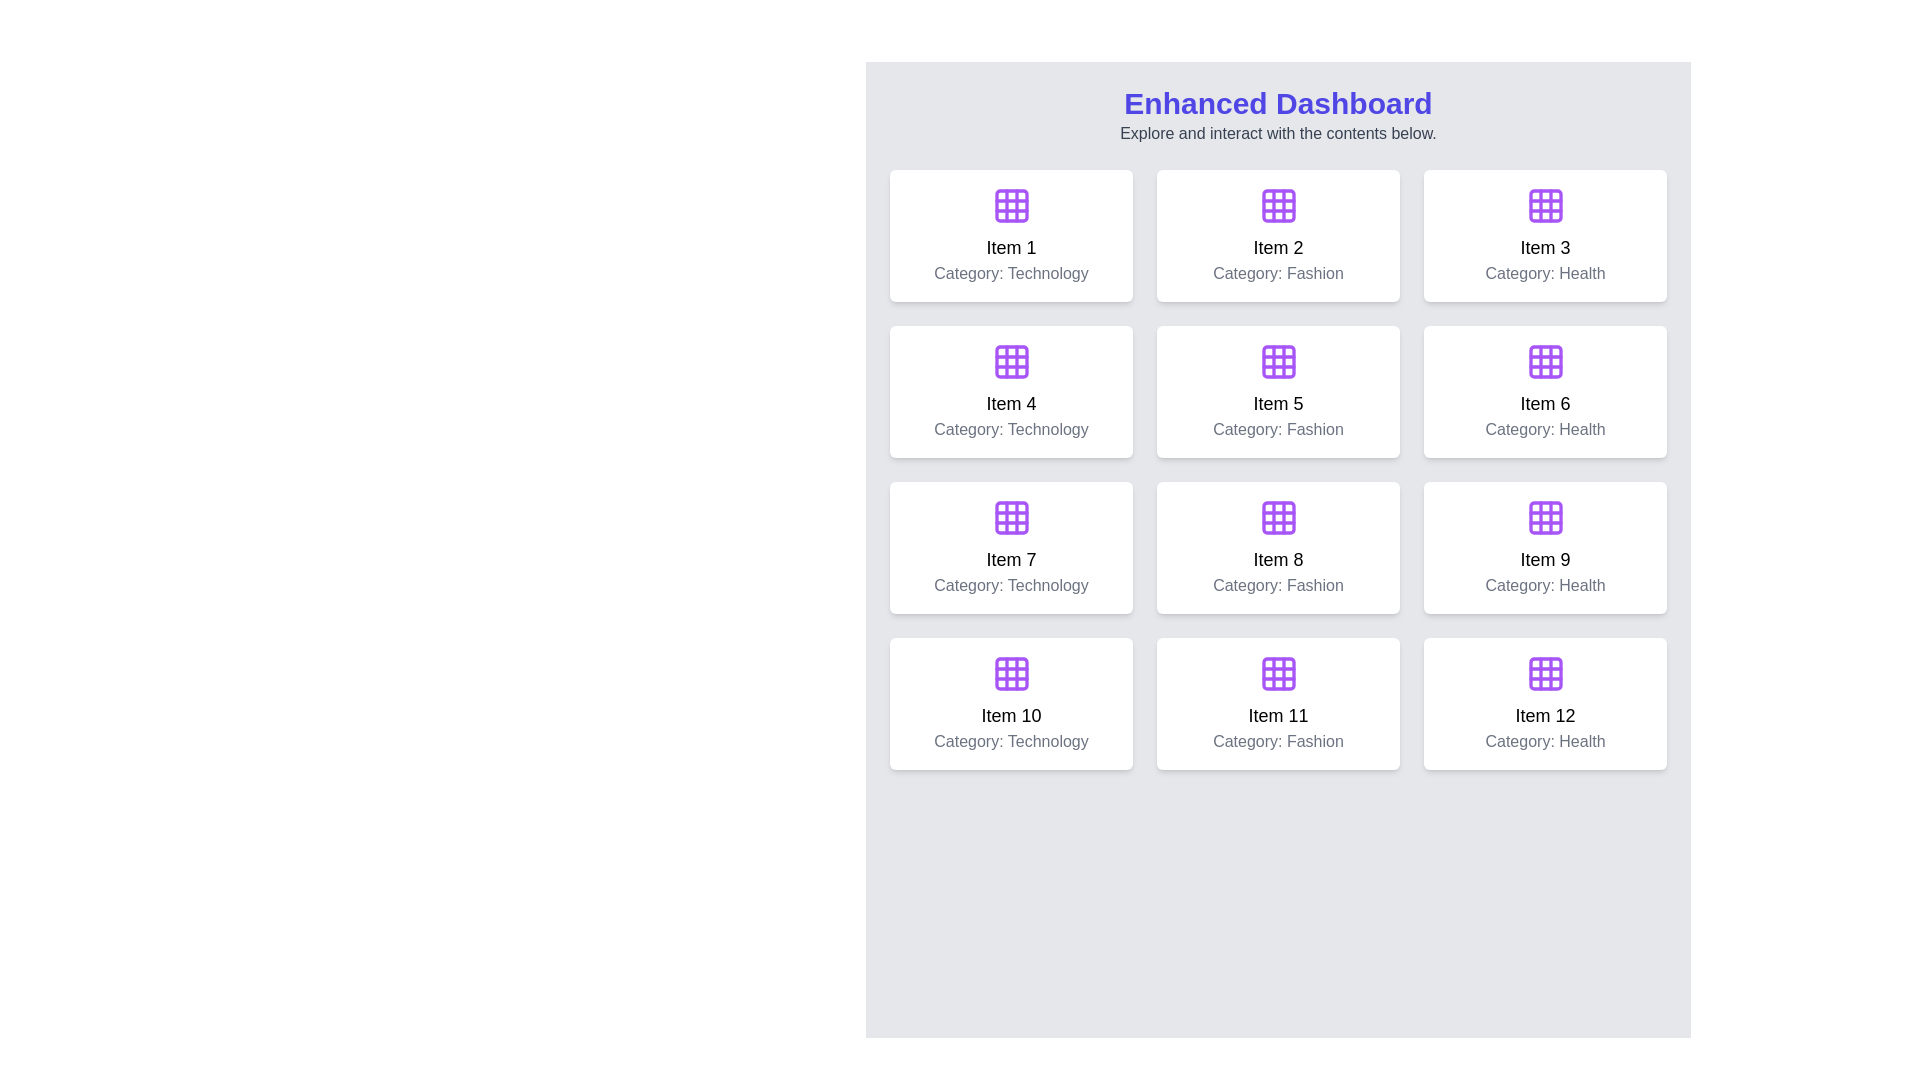  I want to click on the text label indicating 'Item 9' located in the ninth card of the grid layout, positioned above the 'Category: Health' text, so click(1544, 559).